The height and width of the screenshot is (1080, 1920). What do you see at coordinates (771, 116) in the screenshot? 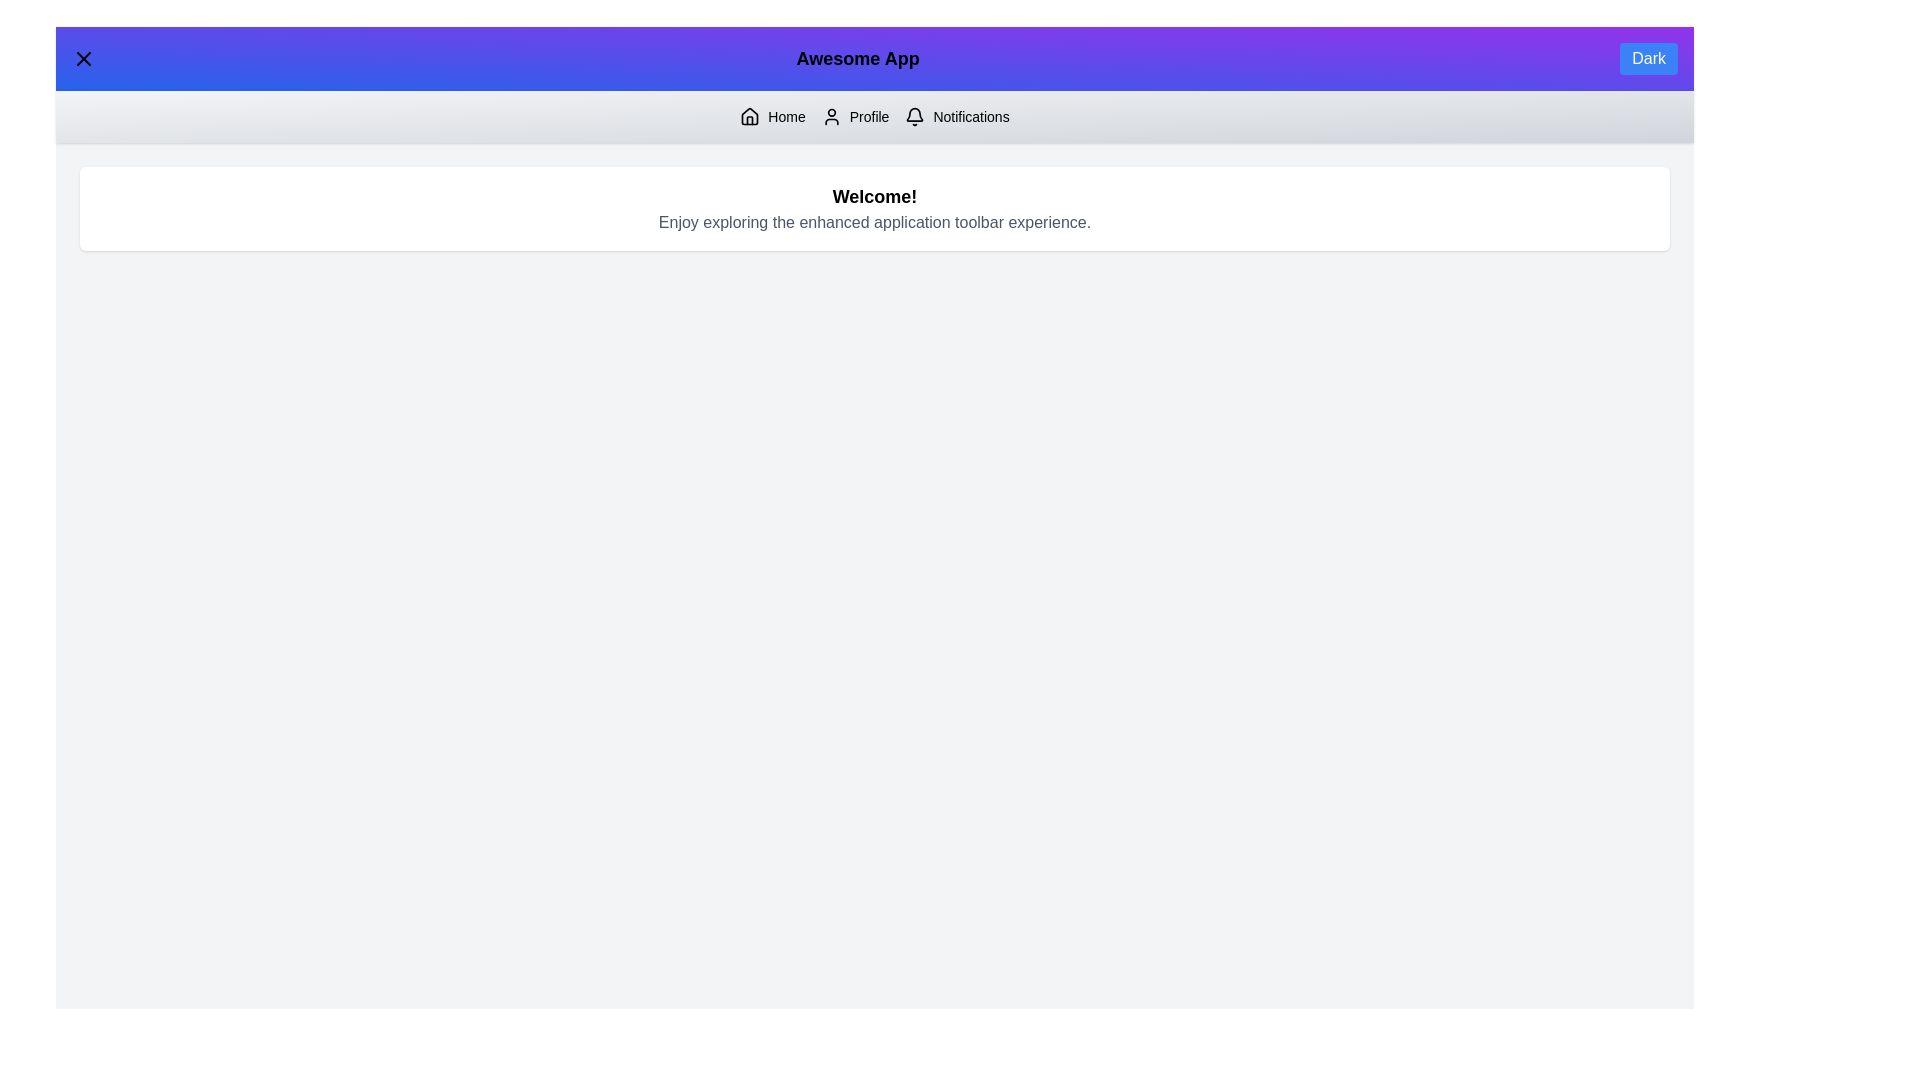
I see `the 'Home' button to navigate to the Home section` at bounding box center [771, 116].